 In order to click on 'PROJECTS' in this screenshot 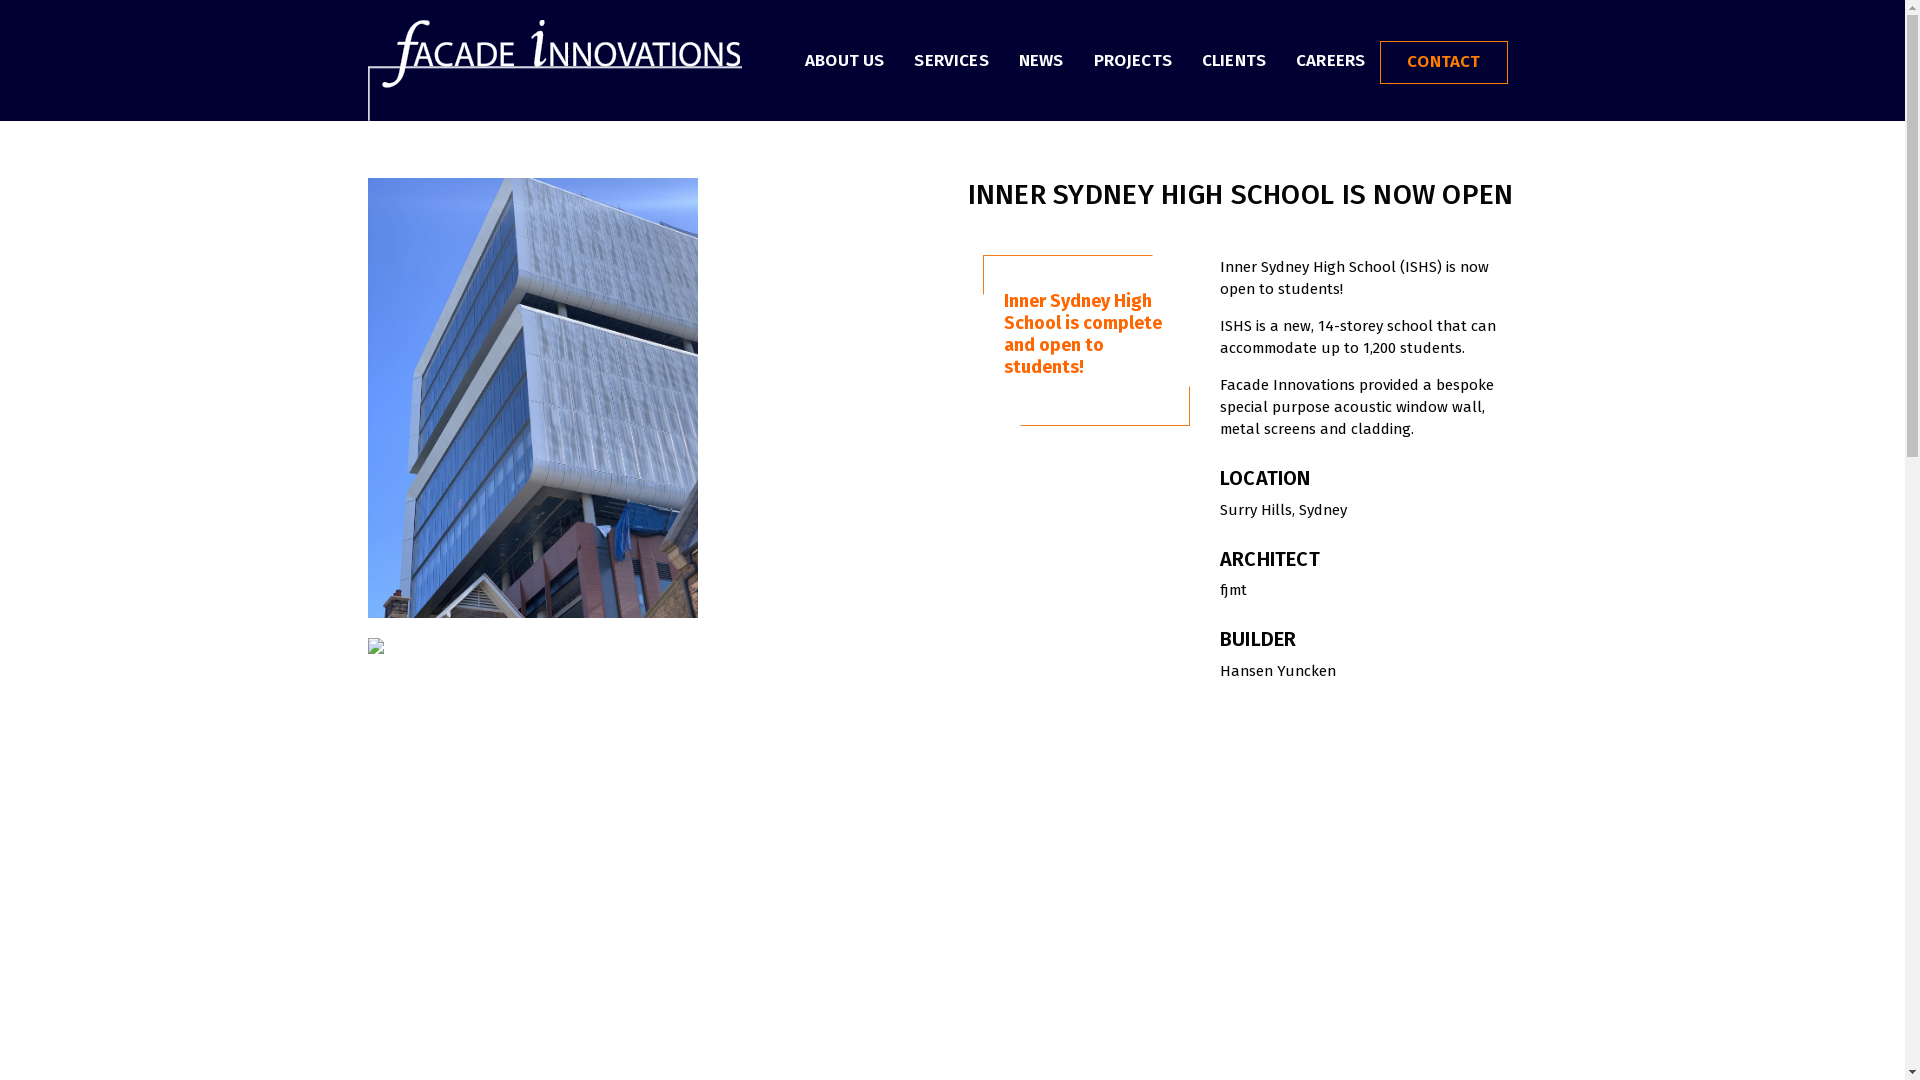, I will do `click(1132, 57)`.